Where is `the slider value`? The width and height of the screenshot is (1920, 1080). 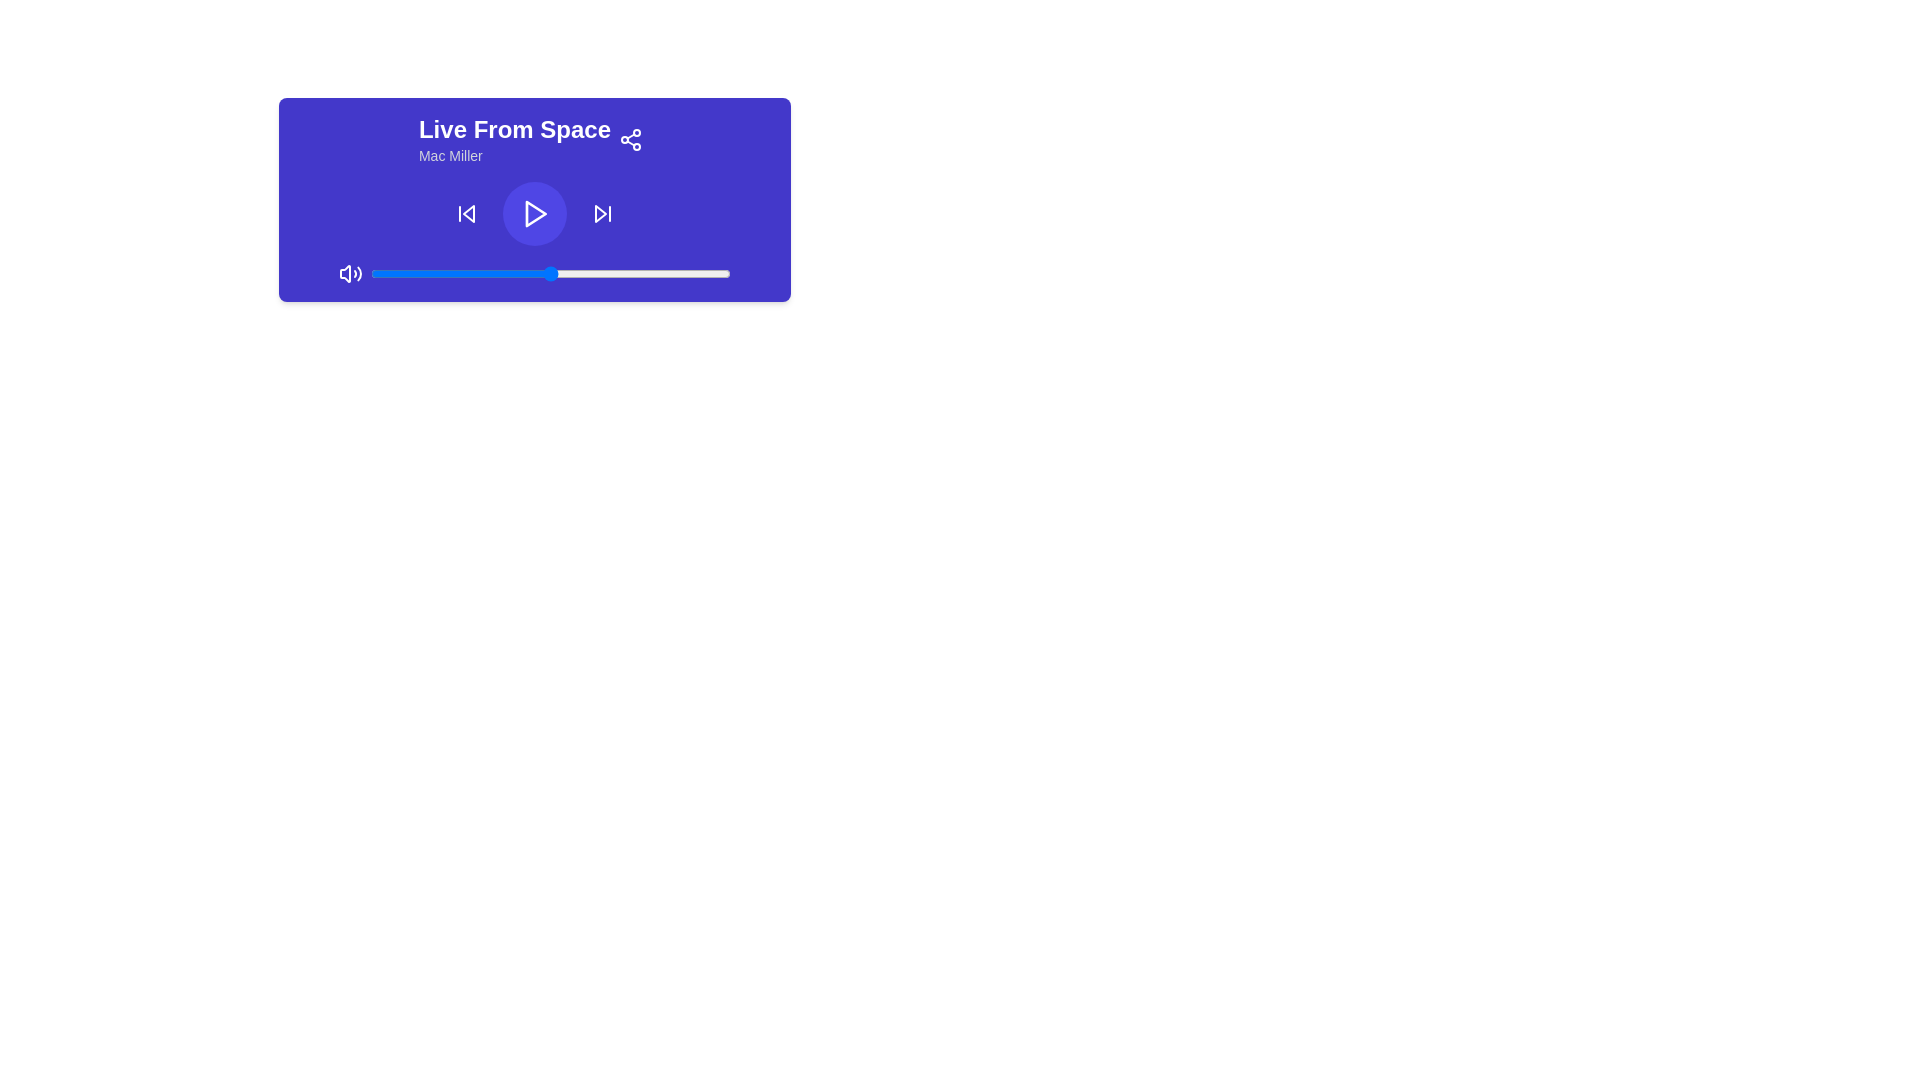
the slider value is located at coordinates (416, 273).